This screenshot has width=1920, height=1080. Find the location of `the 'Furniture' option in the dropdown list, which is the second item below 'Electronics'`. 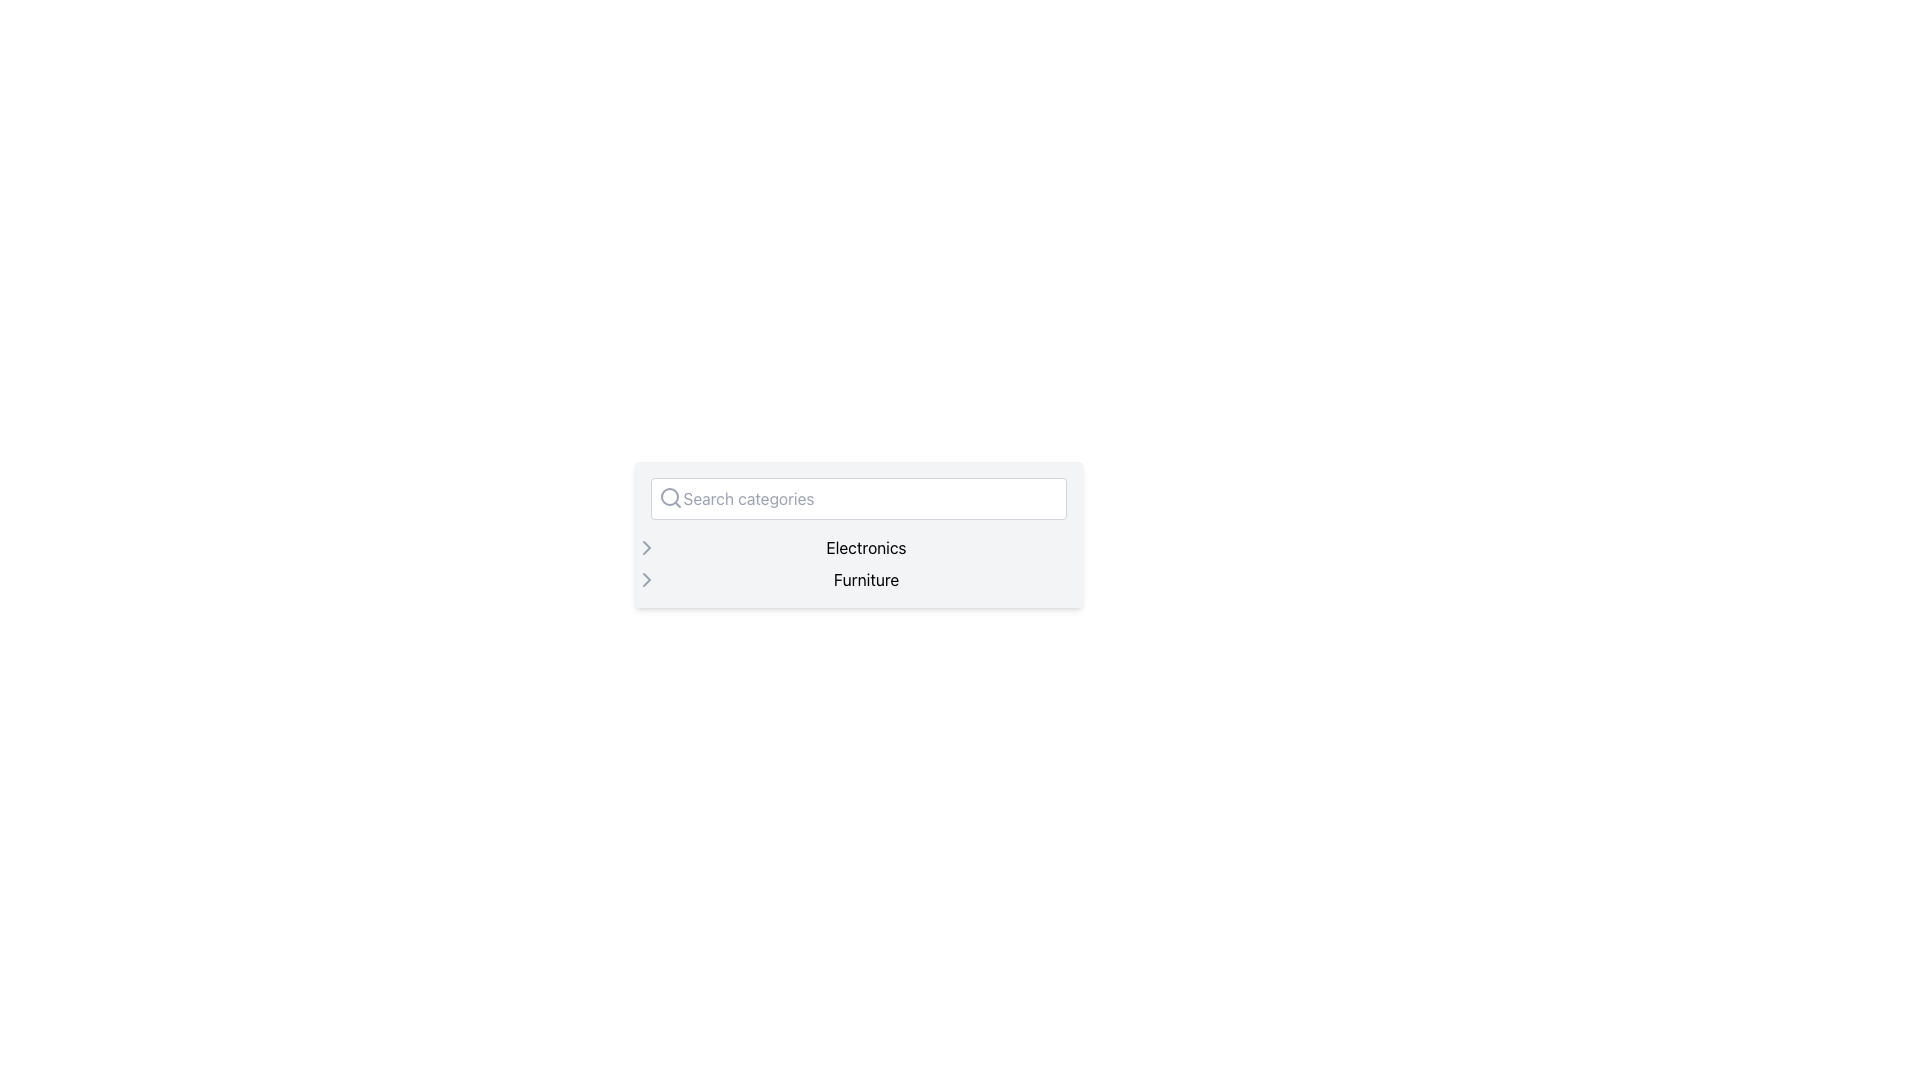

the 'Furniture' option in the dropdown list, which is the second item below 'Electronics' is located at coordinates (858, 579).